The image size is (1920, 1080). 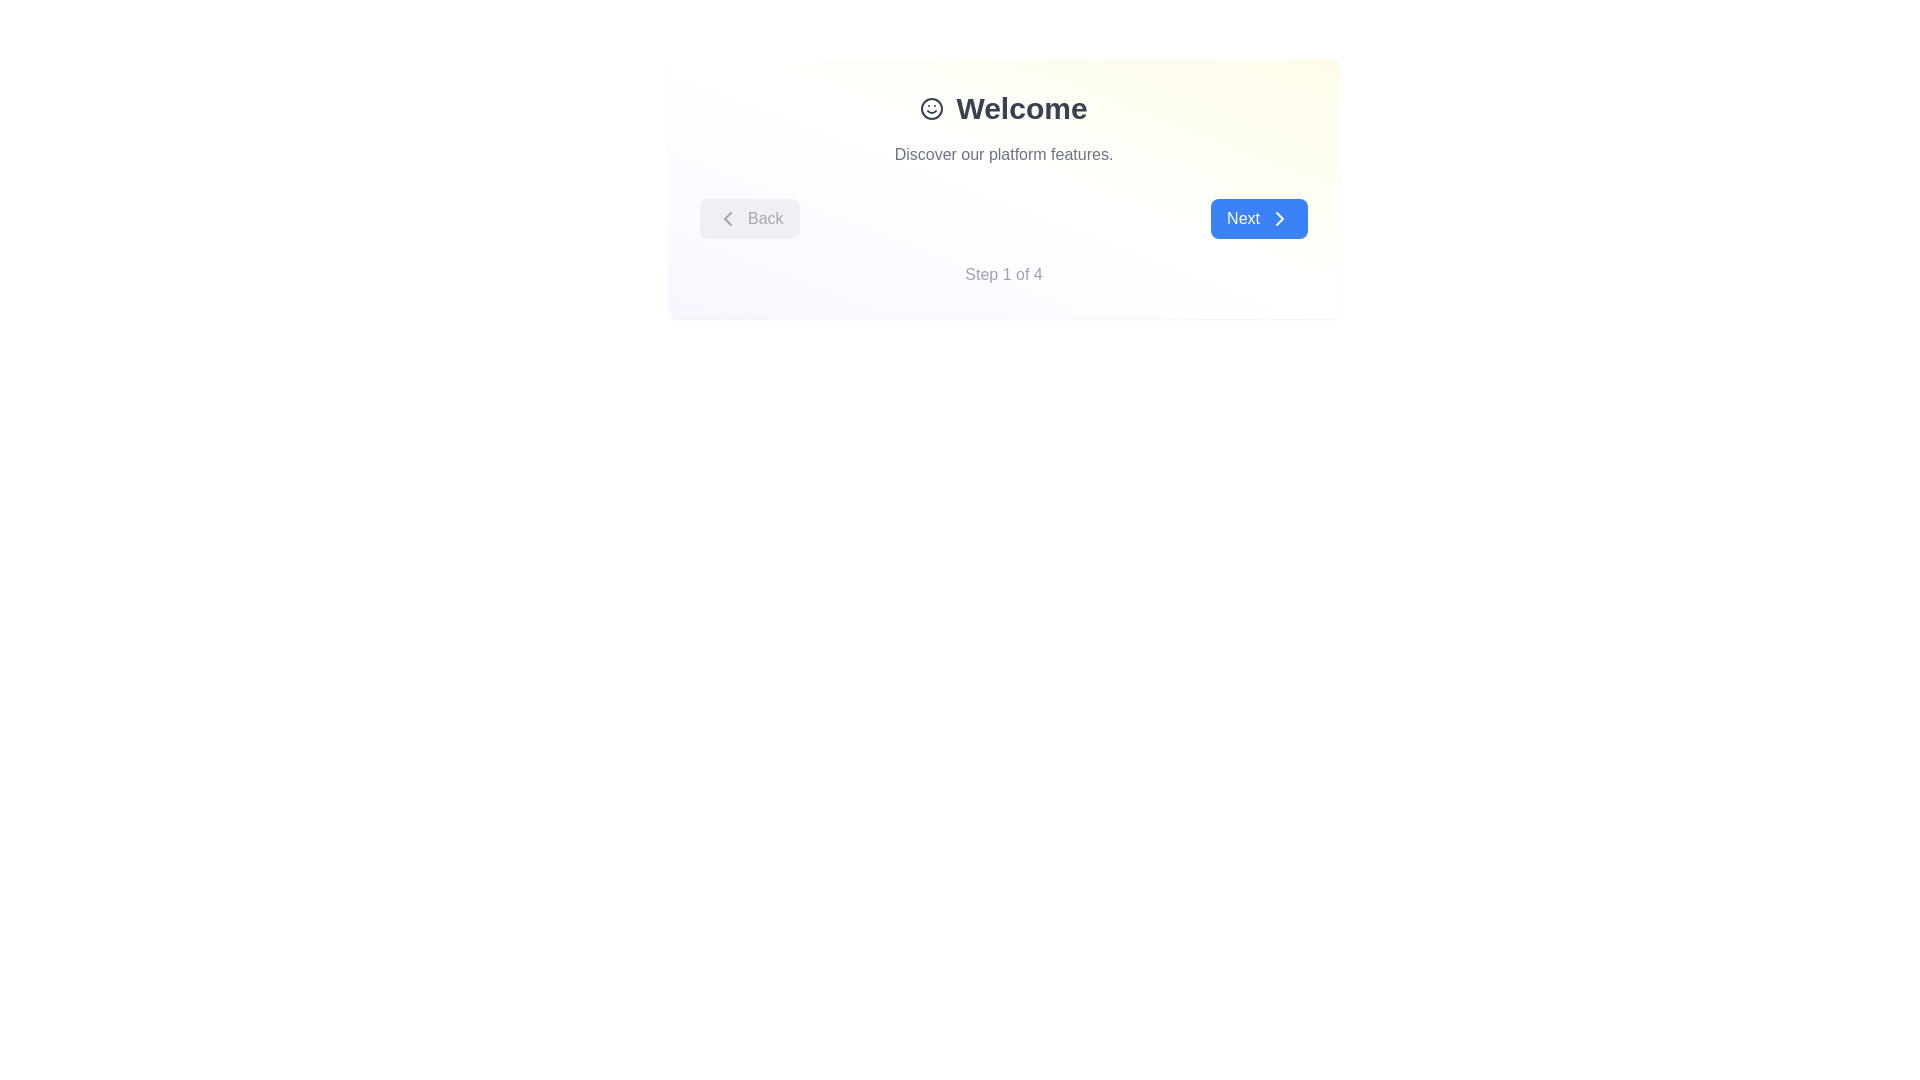 What do you see at coordinates (727, 219) in the screenshot?
I see `the leftward-pointing chevron SVG icon located to the left of the 'Back' text in the upper-left area of the content card` at bounding box center [727, 219].